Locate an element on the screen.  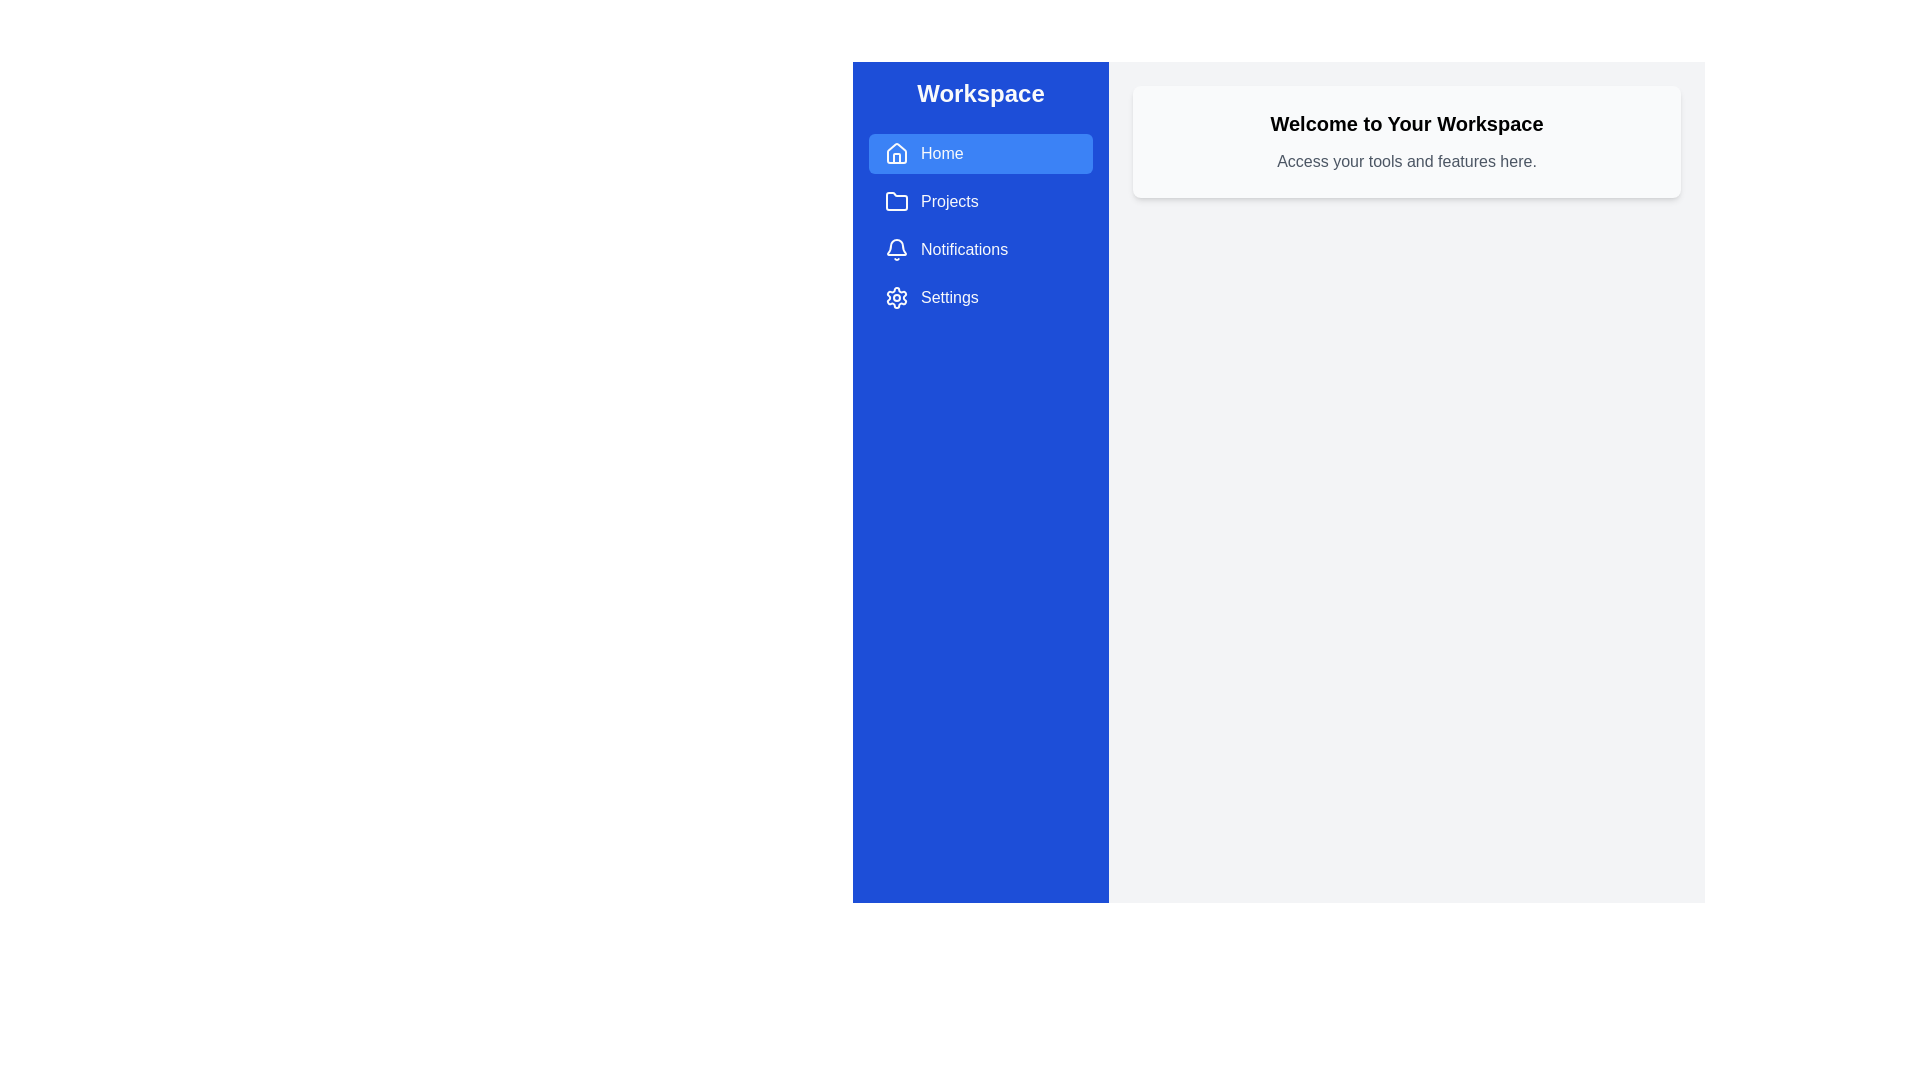
welcome message displayed in the text block titled 'Welcome to Your Workspace' with a light gray background and rounded corners is located at coordinates (1405, 141).